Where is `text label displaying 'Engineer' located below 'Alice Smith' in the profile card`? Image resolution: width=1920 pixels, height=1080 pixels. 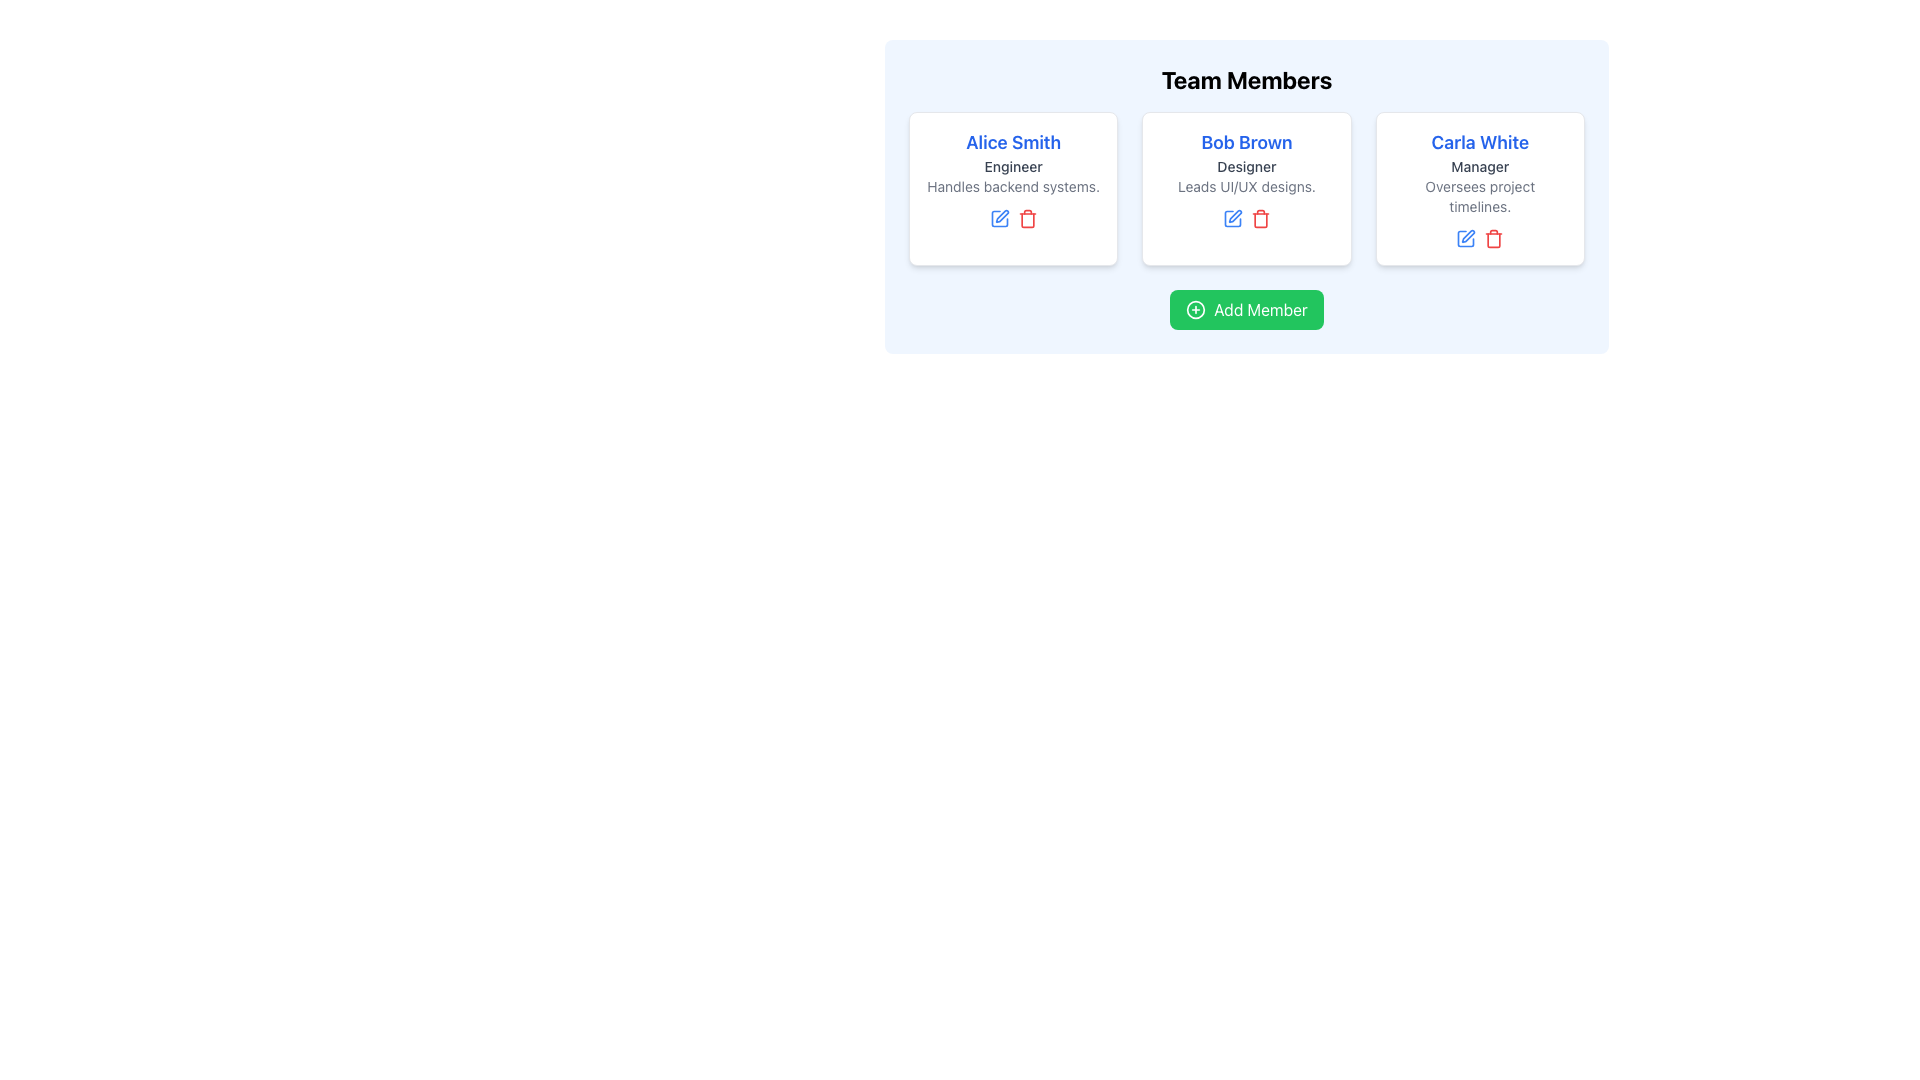
text label displaying 'Engineer' located below 'Alice Smith' in the profile card is located at coordinates (1013, 165).